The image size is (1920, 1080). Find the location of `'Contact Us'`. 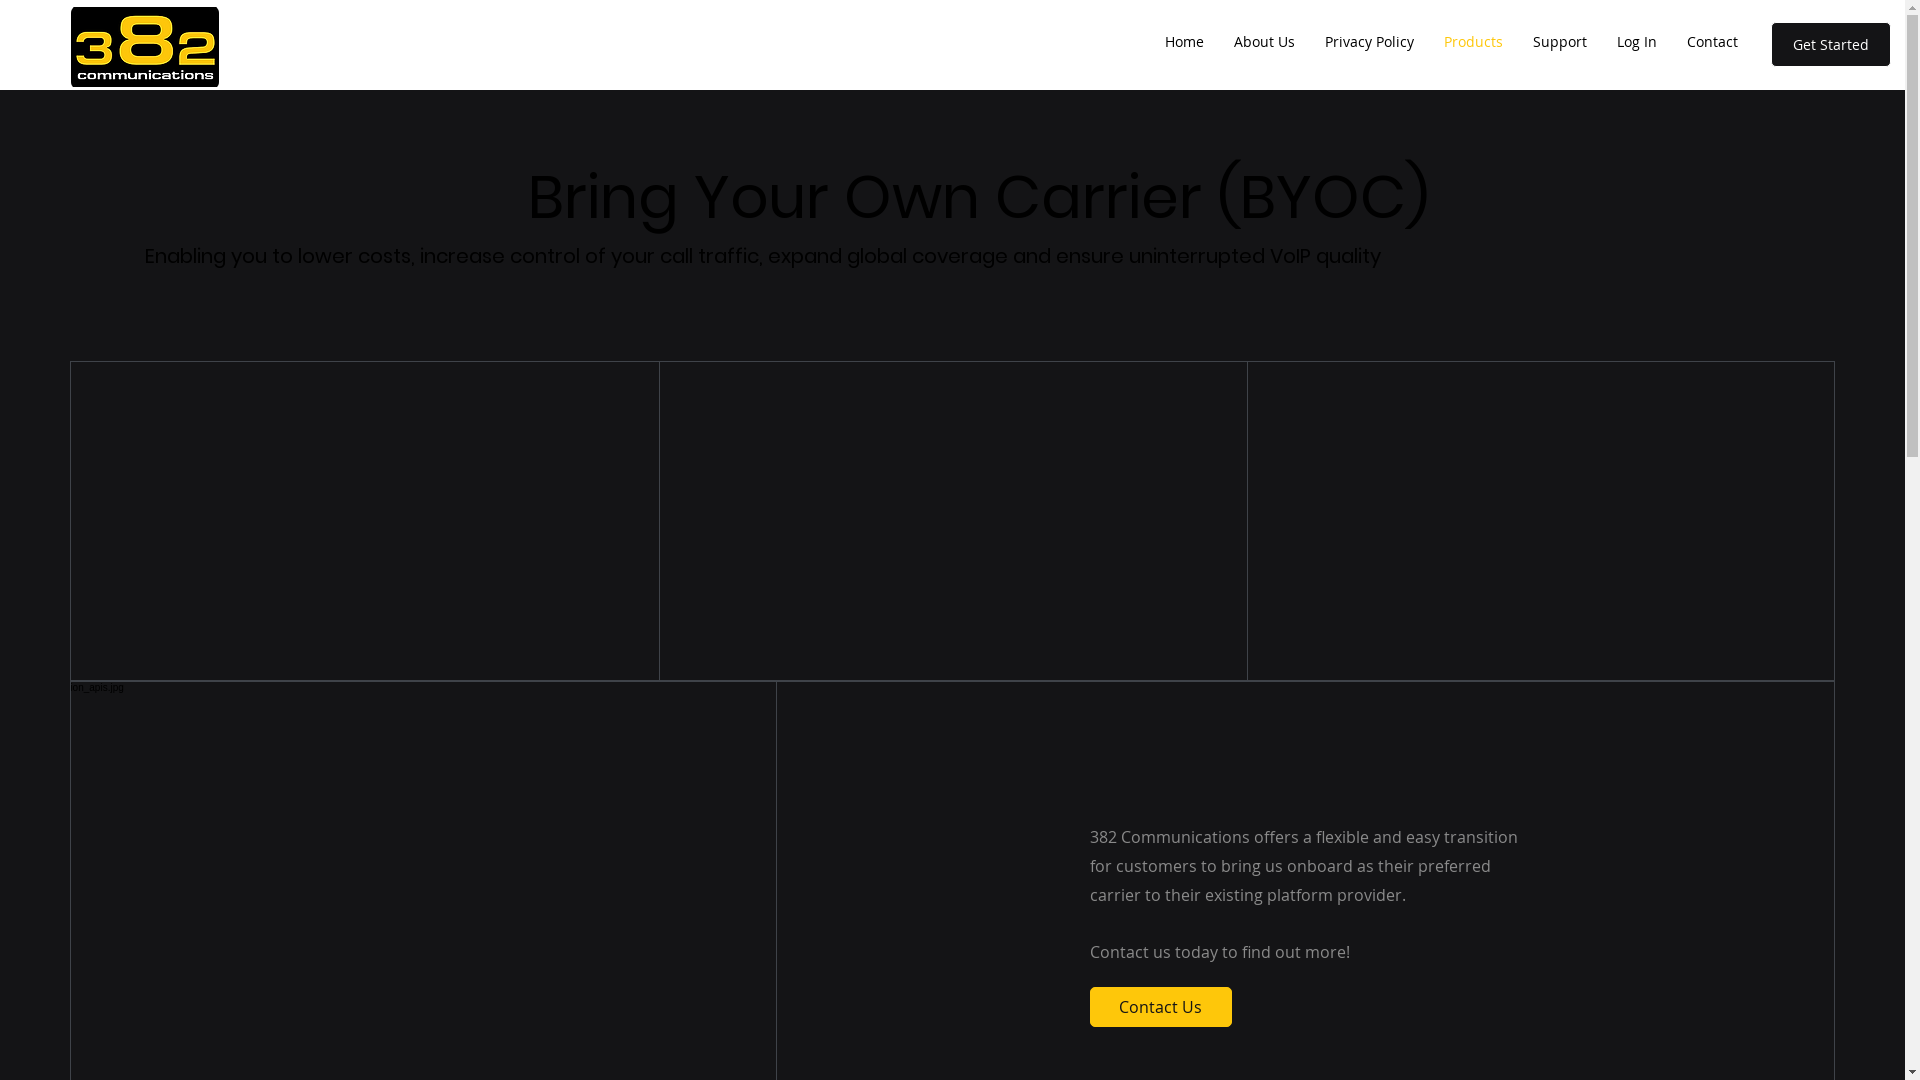

'Contact Us' is located at coordinates (1161, 1006).